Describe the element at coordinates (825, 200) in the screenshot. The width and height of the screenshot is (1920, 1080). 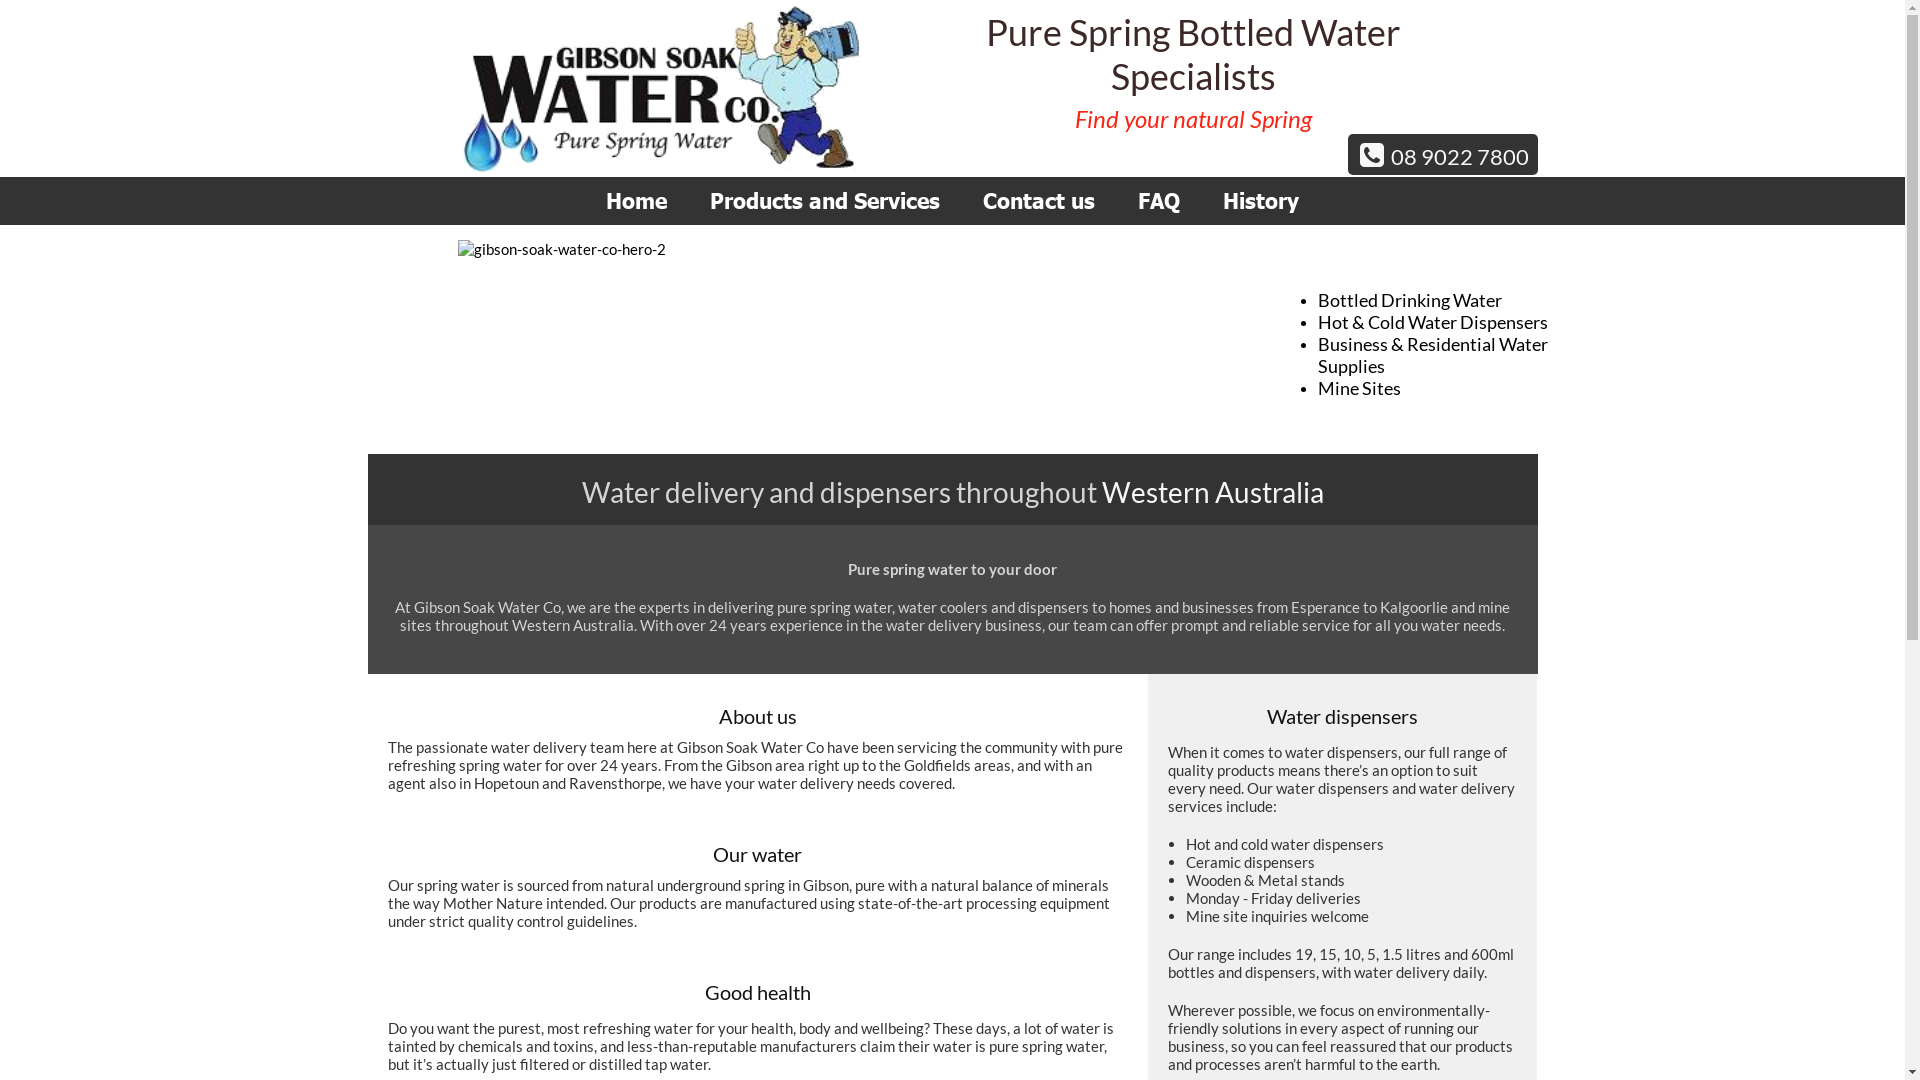
I see `'Products and Services'` at that location.